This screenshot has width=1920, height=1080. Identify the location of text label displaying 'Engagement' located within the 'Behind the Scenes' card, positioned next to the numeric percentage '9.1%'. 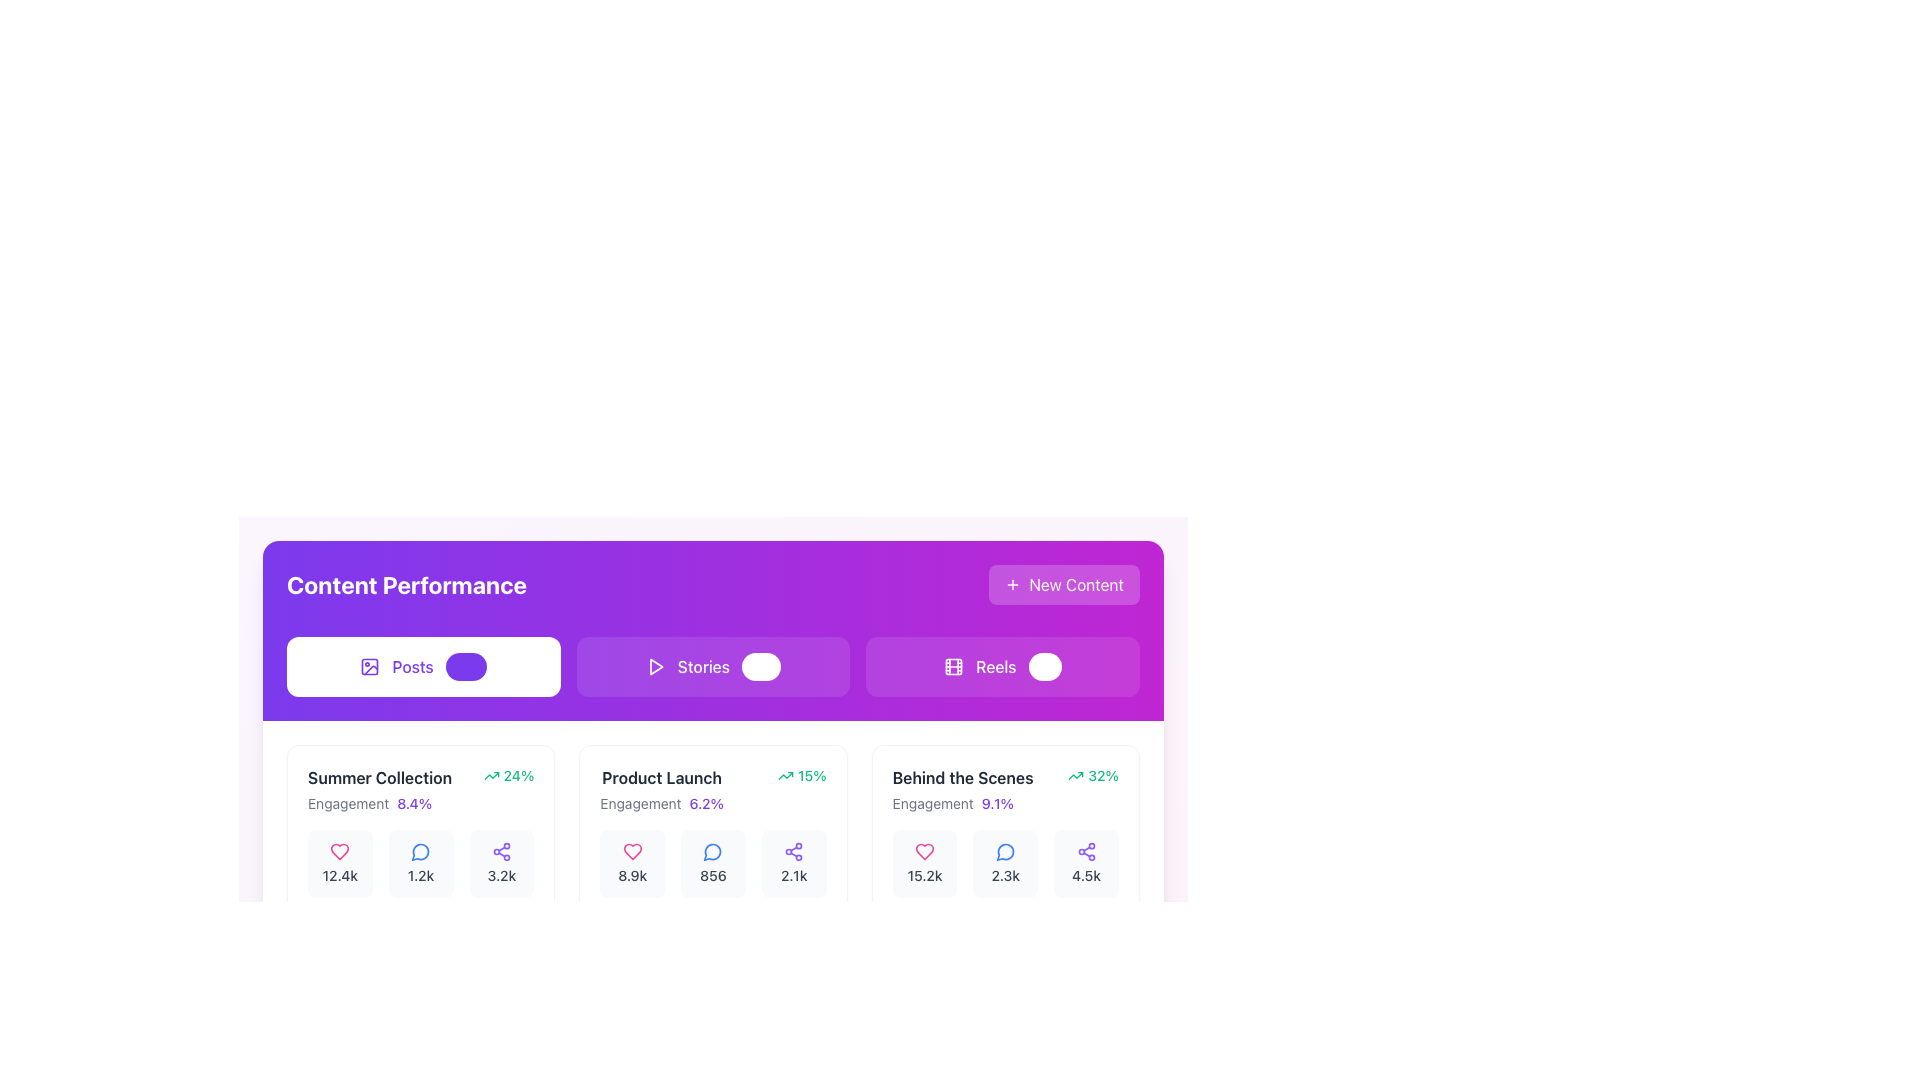
(932, 802).